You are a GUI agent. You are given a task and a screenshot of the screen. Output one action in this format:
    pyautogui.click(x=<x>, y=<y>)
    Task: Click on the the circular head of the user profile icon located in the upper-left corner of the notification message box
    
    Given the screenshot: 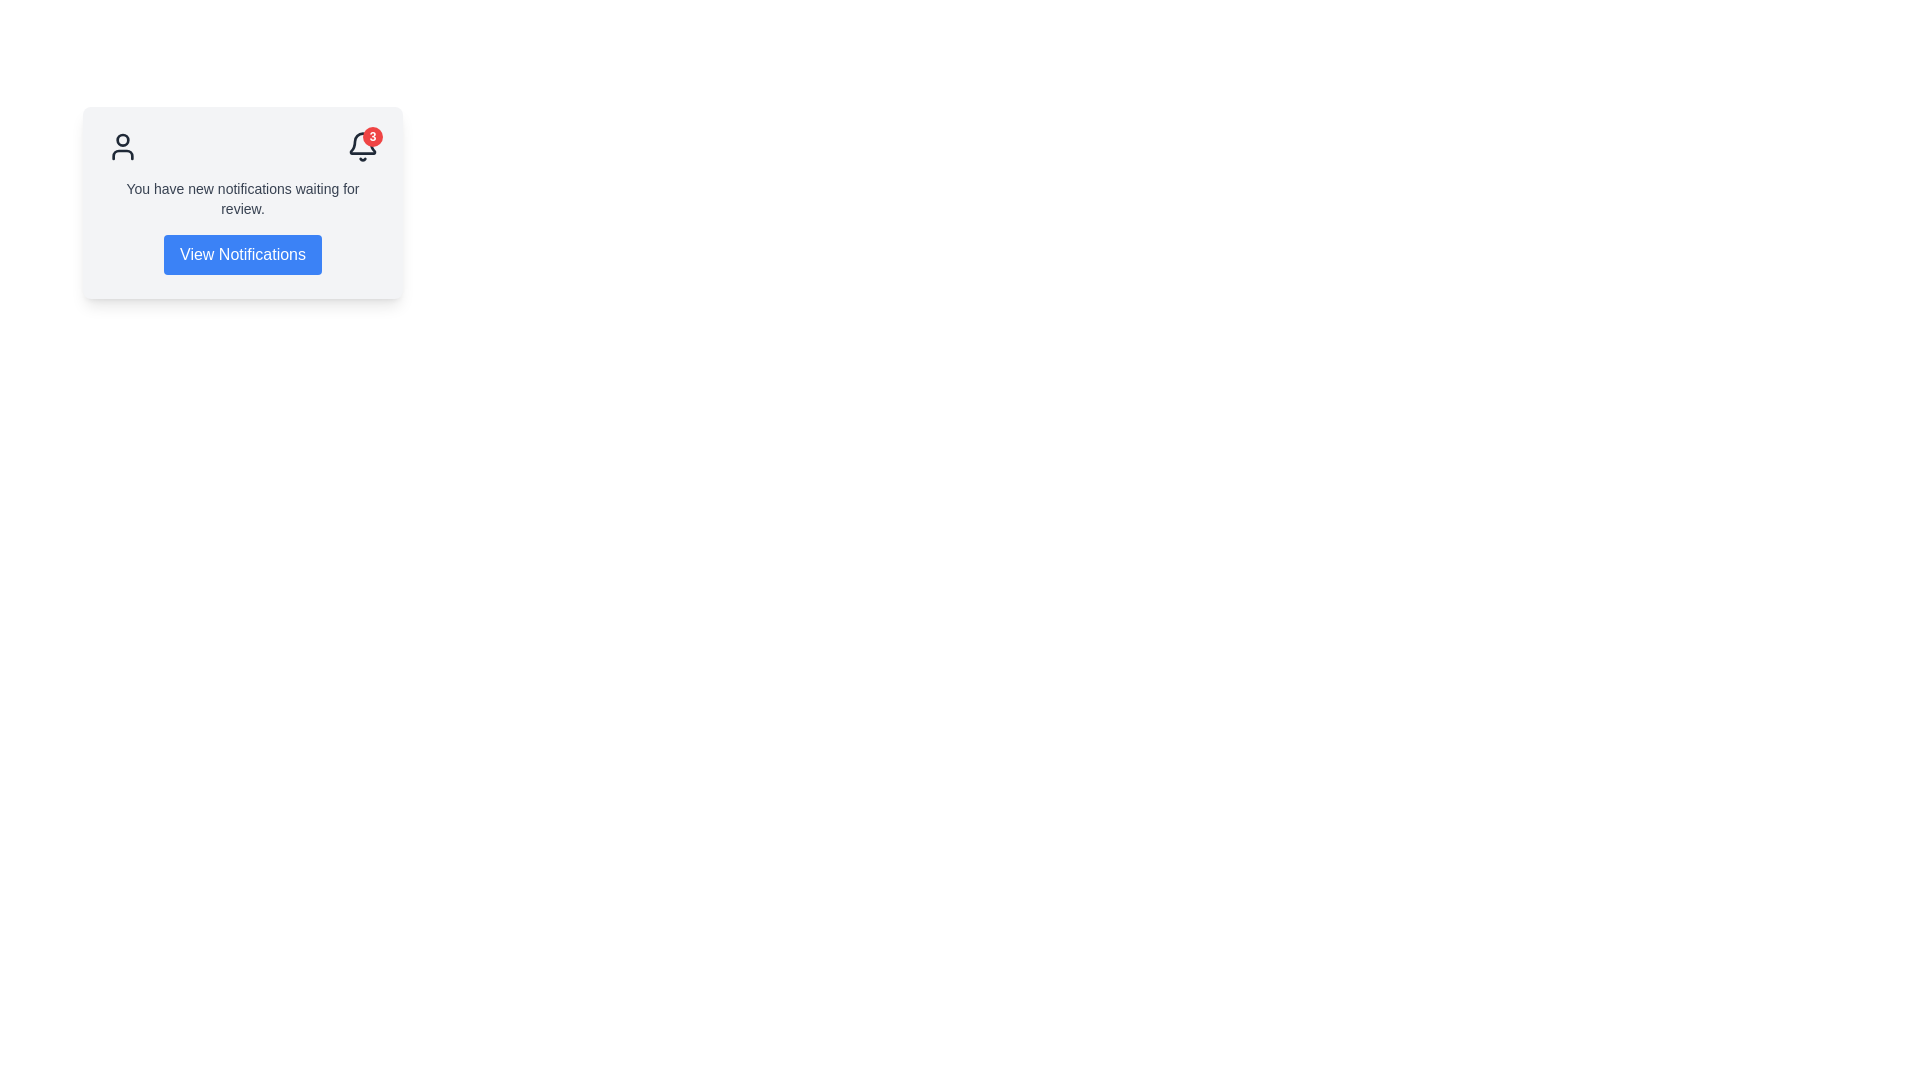 What is the action you would take?
    pyautogui.click(x=122, y=139)
    